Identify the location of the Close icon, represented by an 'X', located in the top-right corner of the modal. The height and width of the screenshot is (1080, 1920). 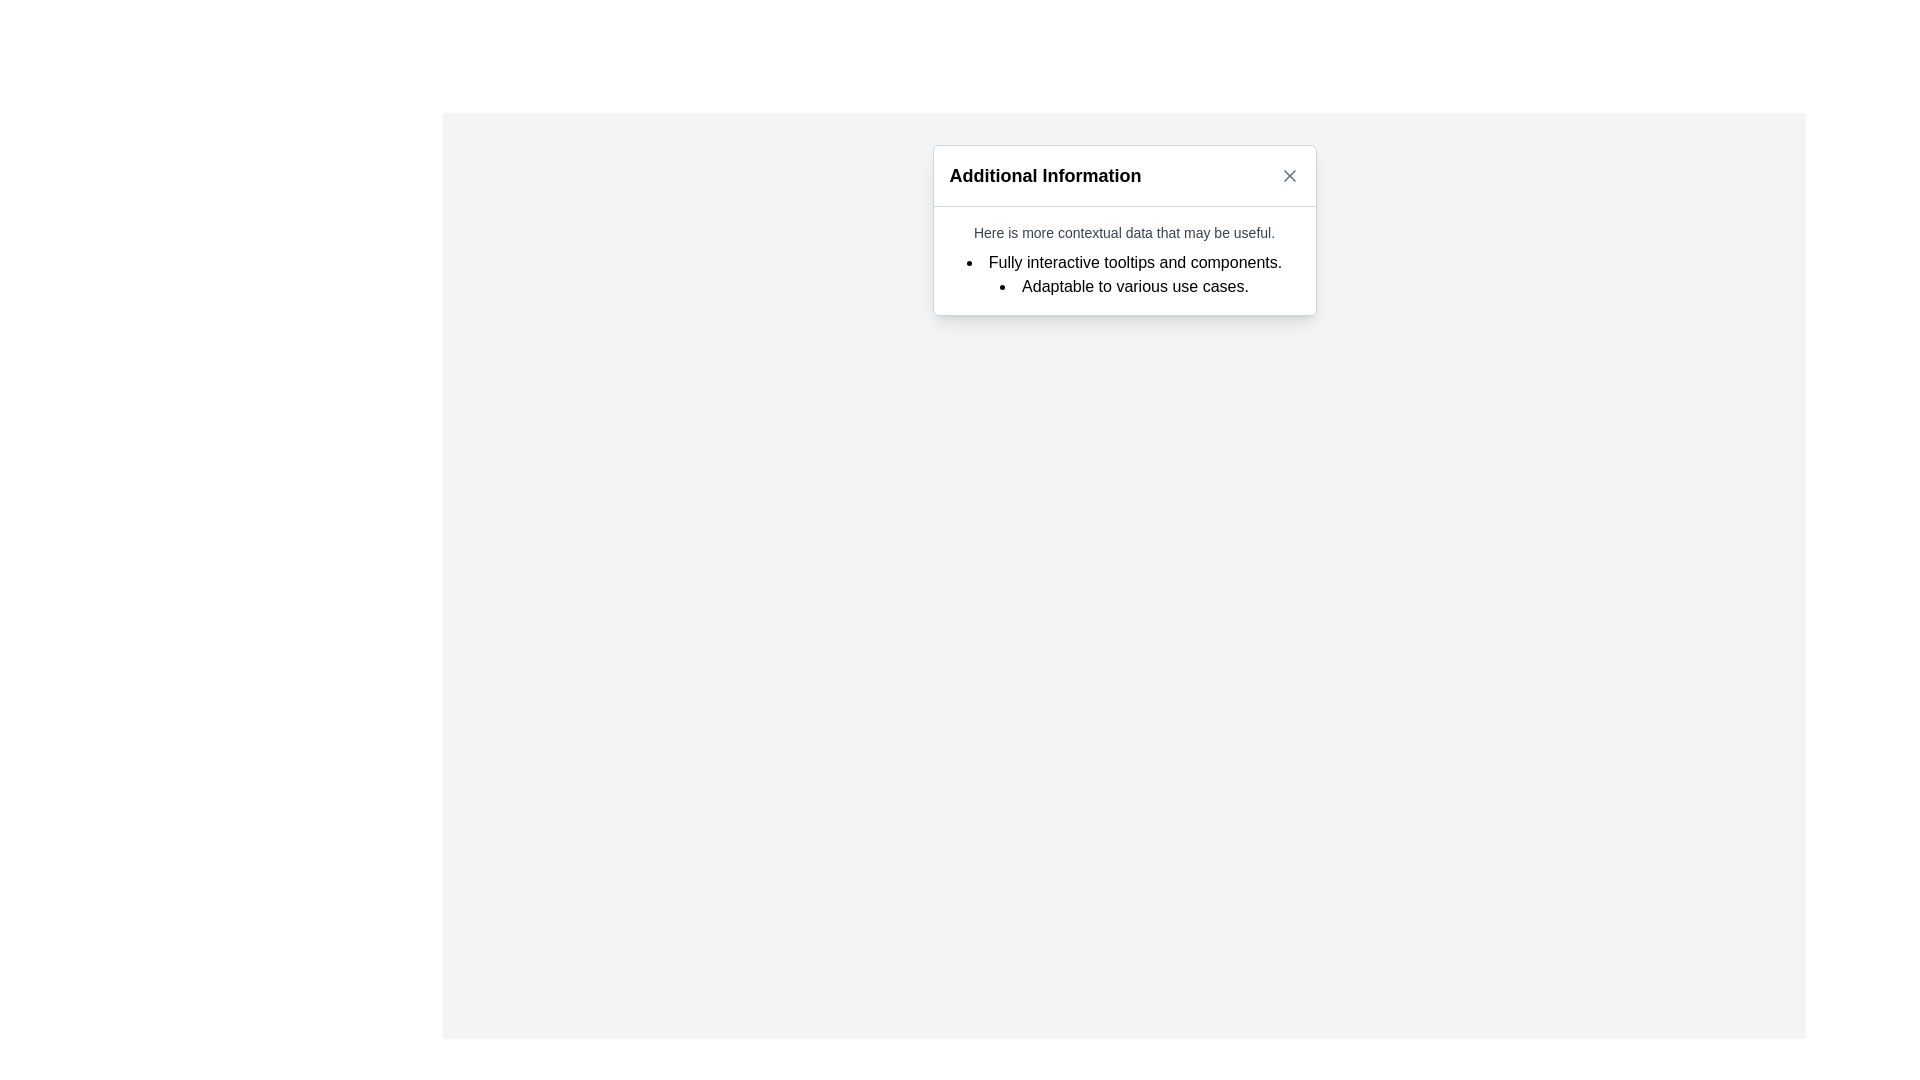
(1289, 175).